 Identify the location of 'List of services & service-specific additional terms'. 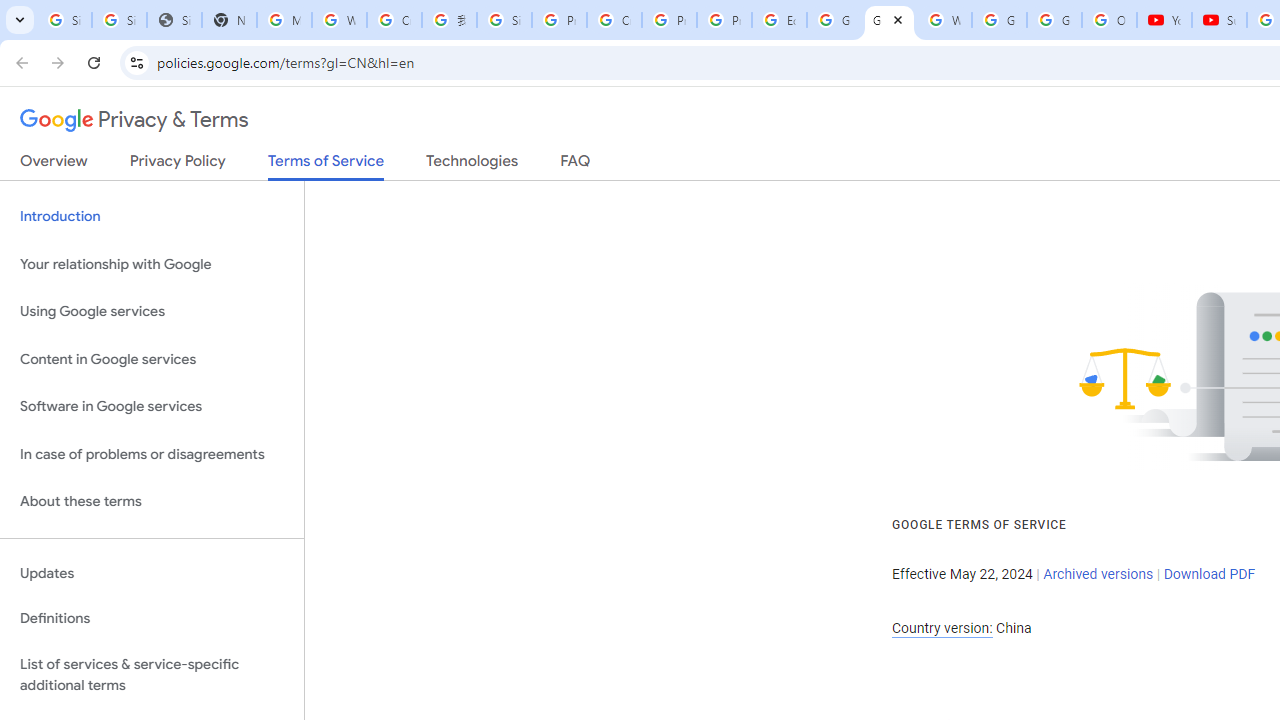
(151, 675).